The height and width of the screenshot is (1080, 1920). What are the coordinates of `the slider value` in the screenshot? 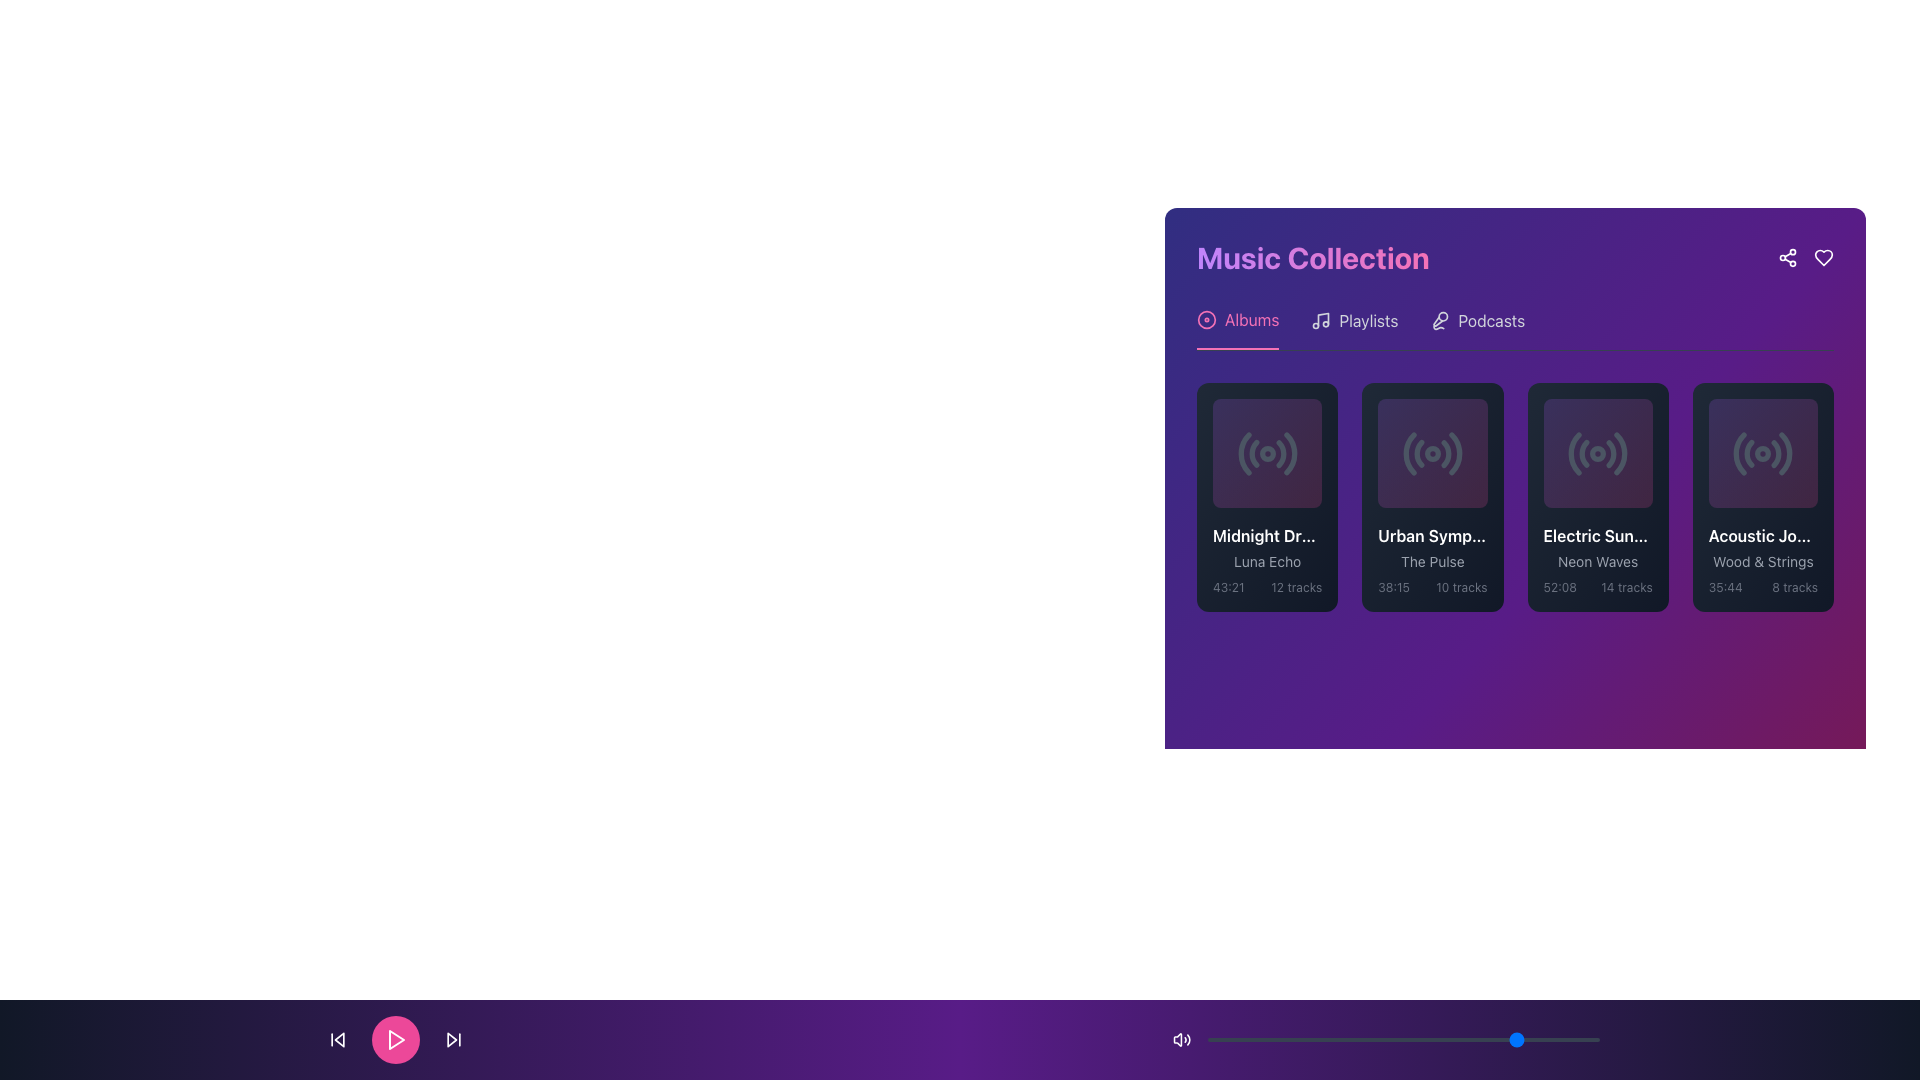 It's located at (1379, 1039).